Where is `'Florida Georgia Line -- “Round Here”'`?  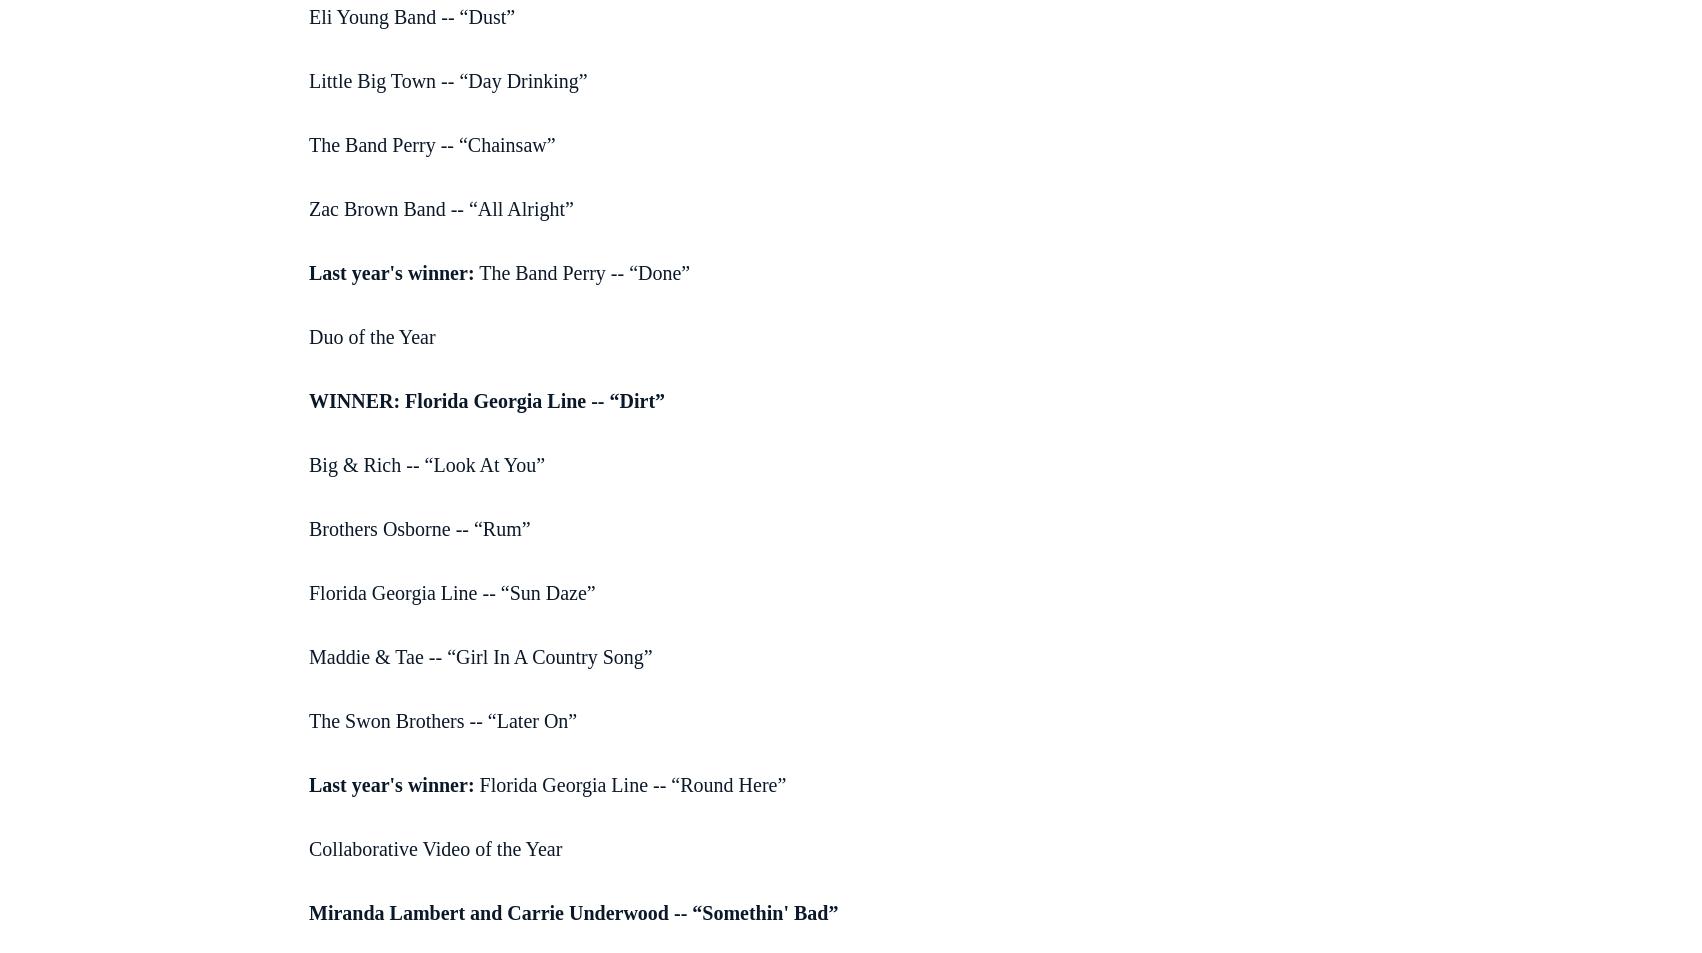 'Florida Georgia Line -- “Round Here”' is located at coordinates (630, 784).